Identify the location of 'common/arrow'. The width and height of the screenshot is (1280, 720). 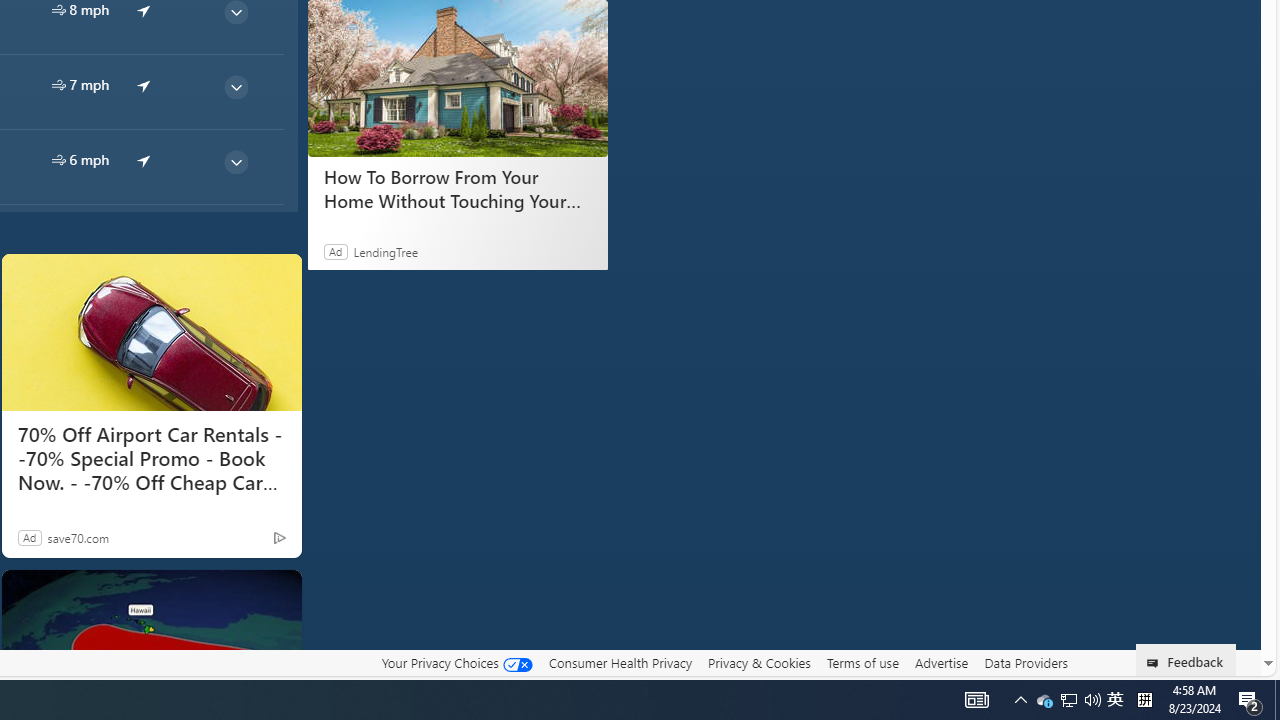
(143, 158).